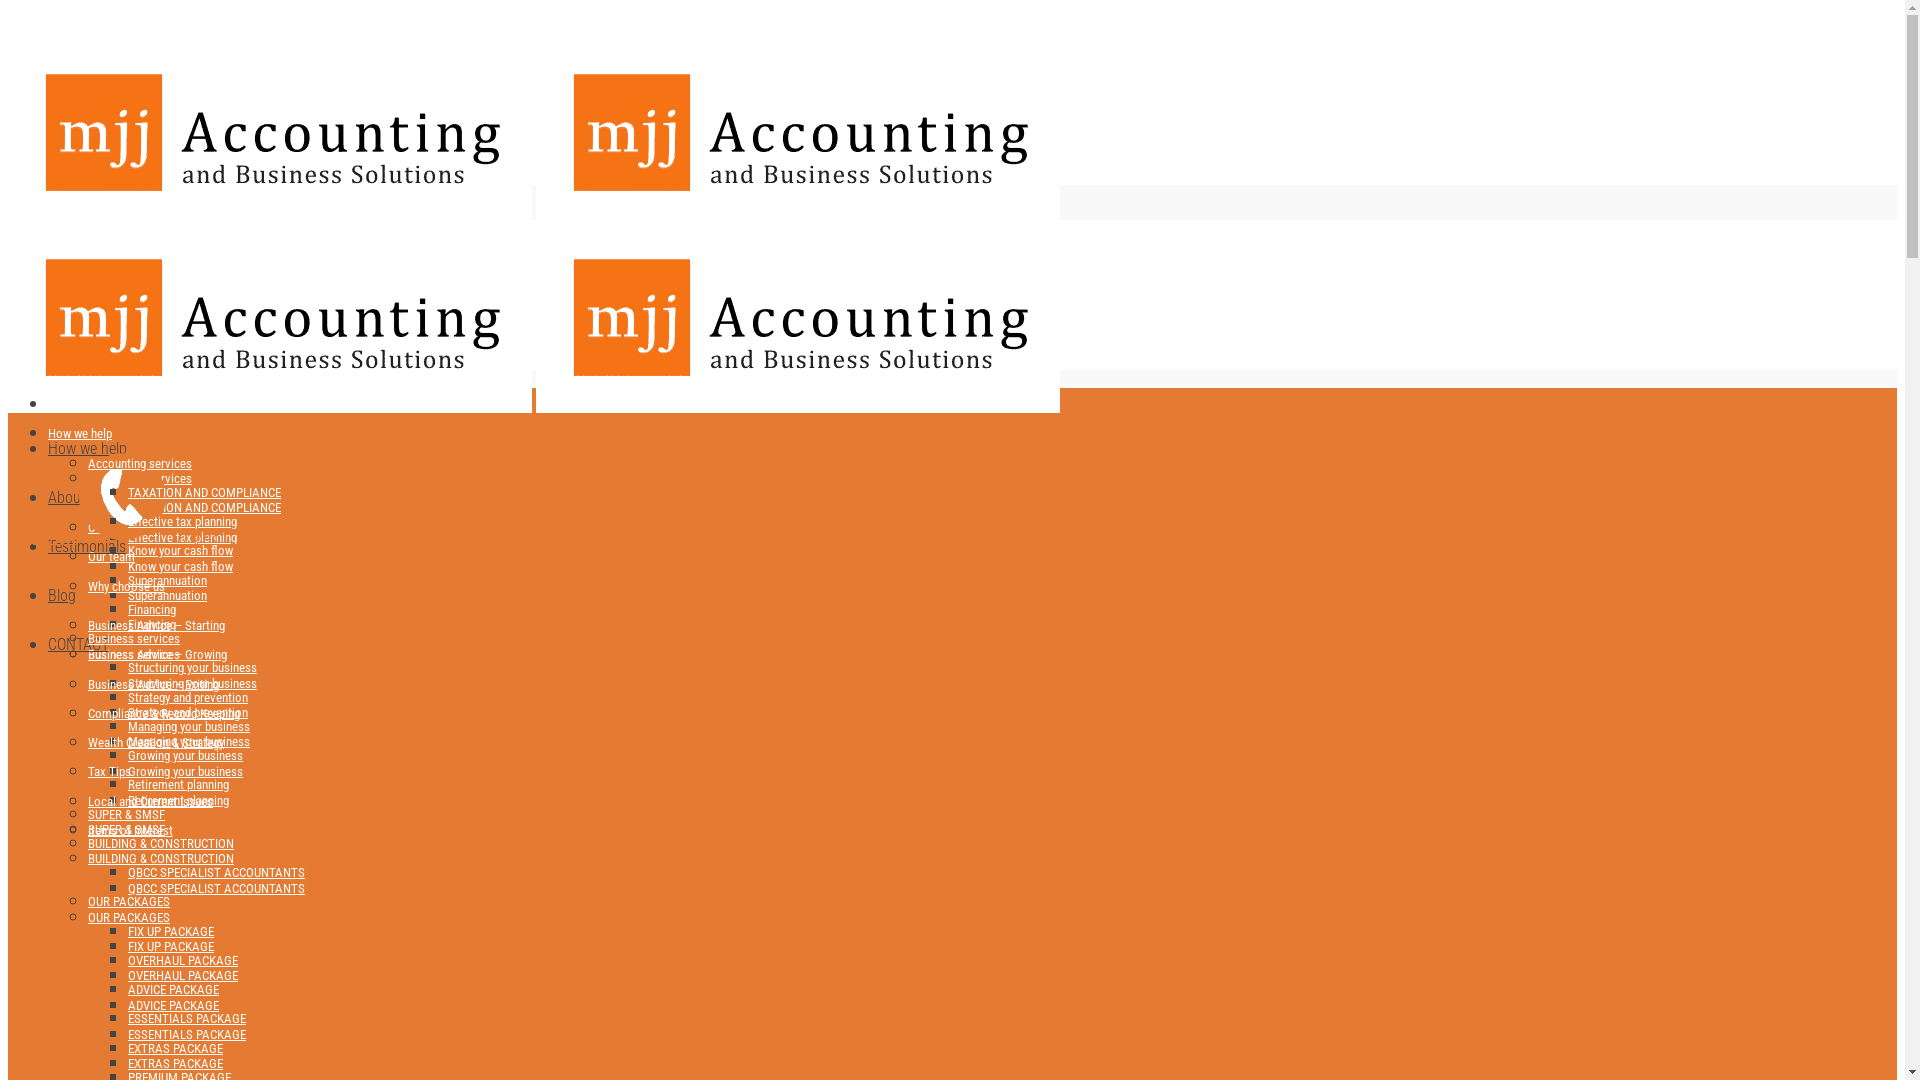 This screenshot has height=1080, width=1920. Describe the element at coordinates (110, 556) in the screenshot. I see `'Our team'` at that location.